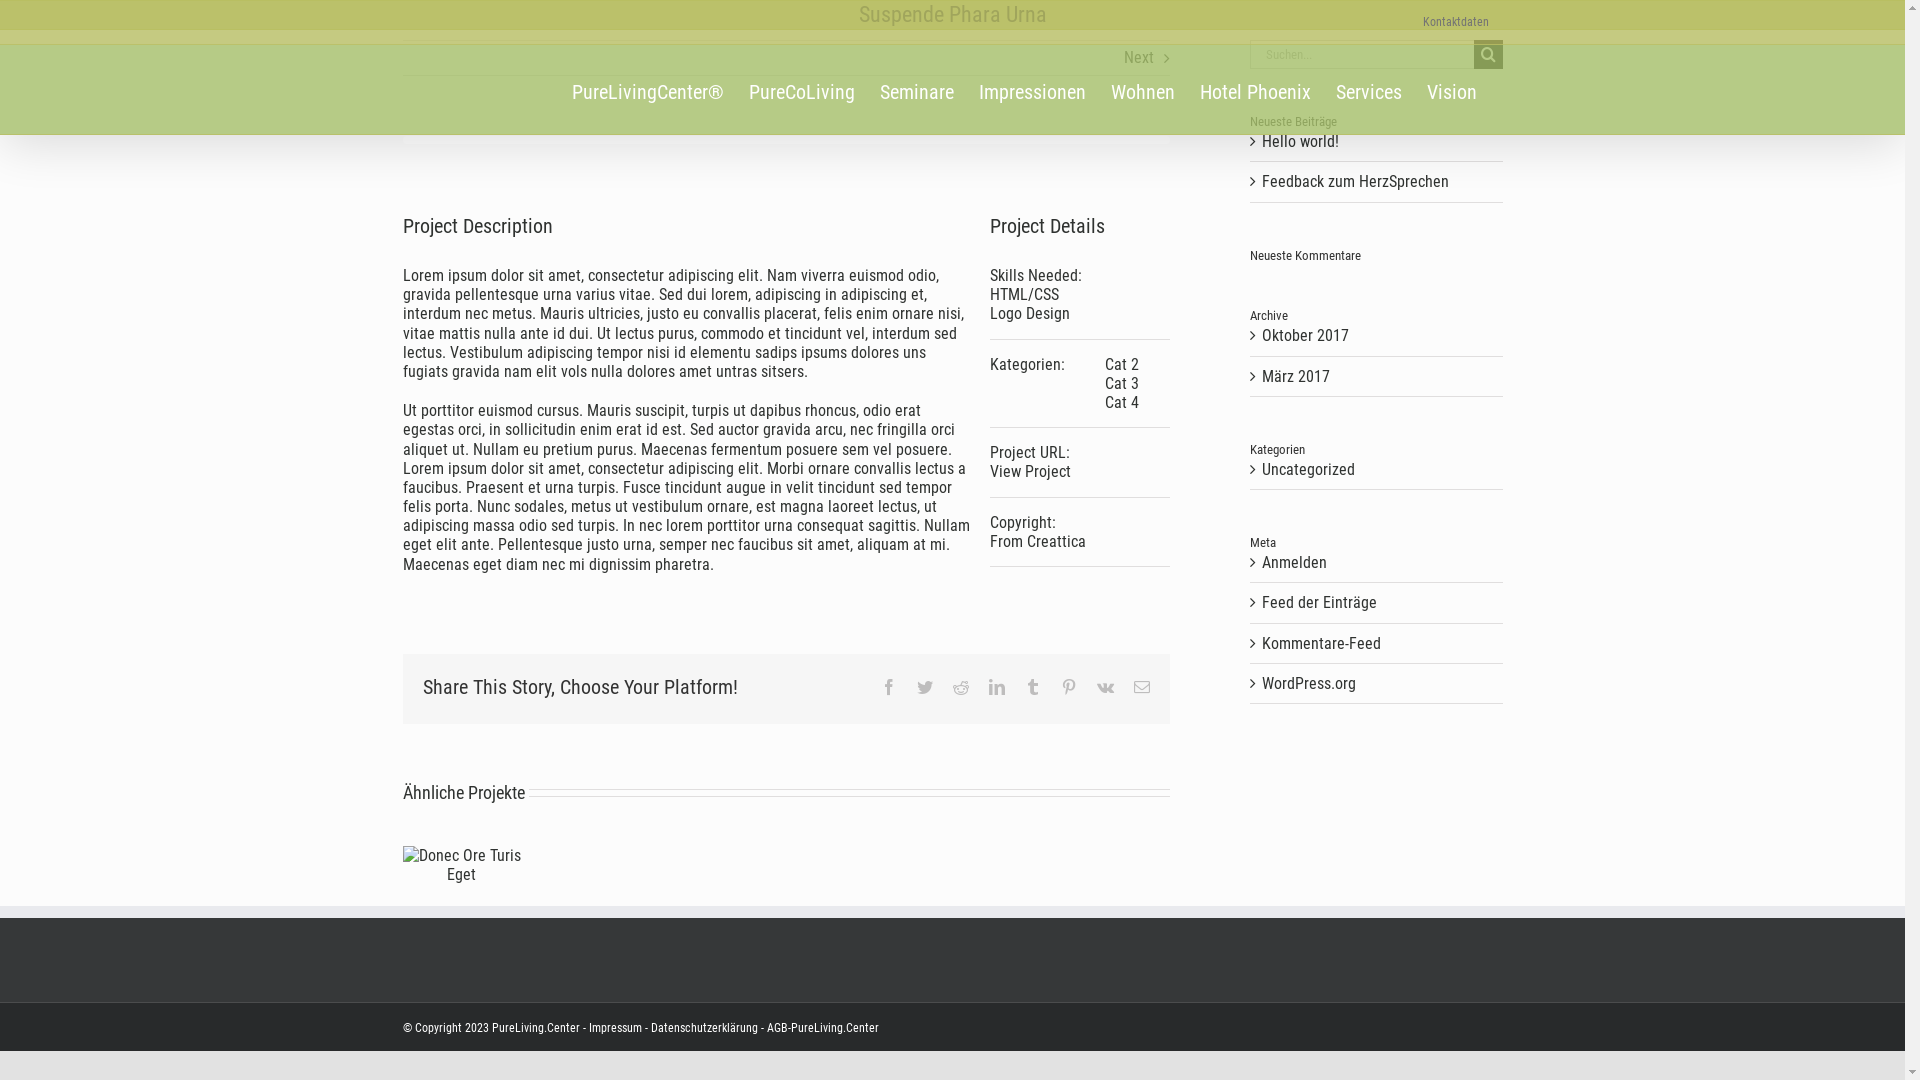 The height and width of the screenshot is (1080, 1920). I want to click on 'Cat 3', so click(1103, 383).